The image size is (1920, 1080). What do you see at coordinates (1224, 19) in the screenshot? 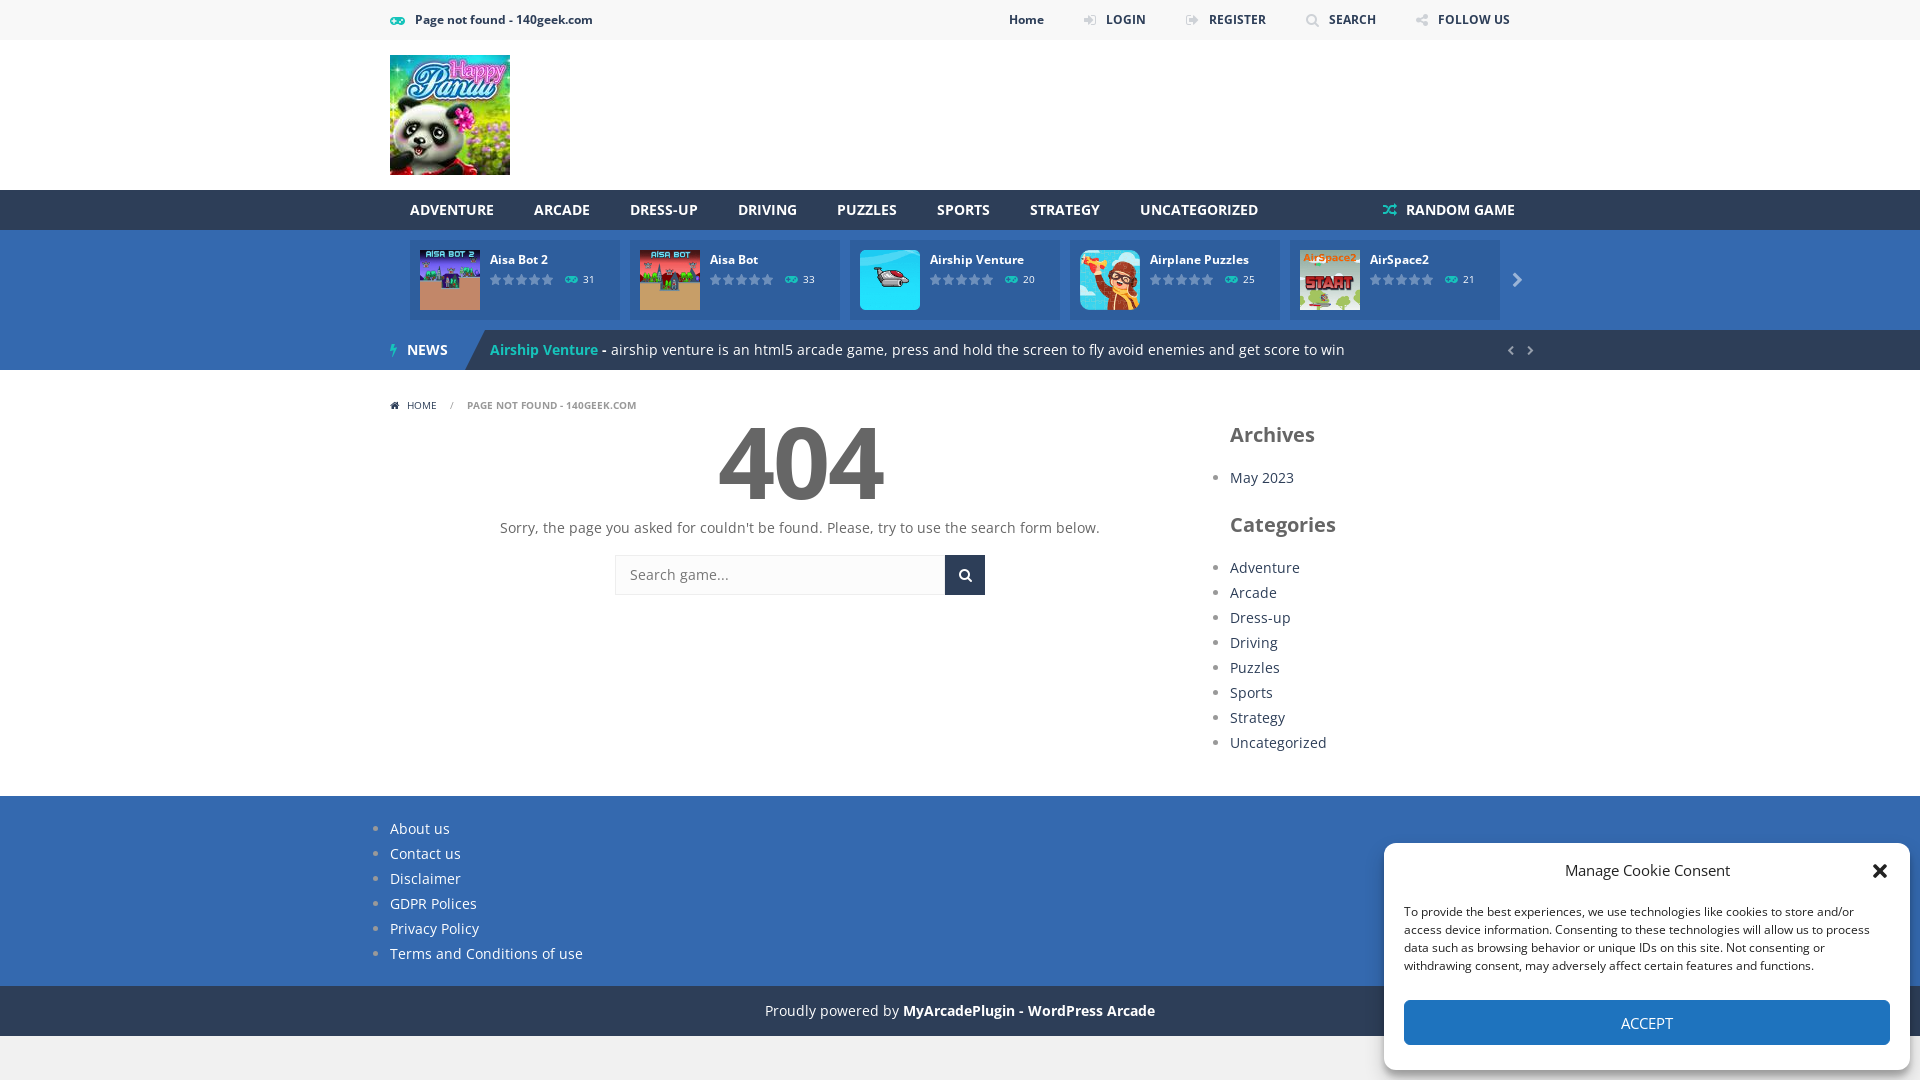
I see `'REGISTER'` at bounding box center [1224, 19].